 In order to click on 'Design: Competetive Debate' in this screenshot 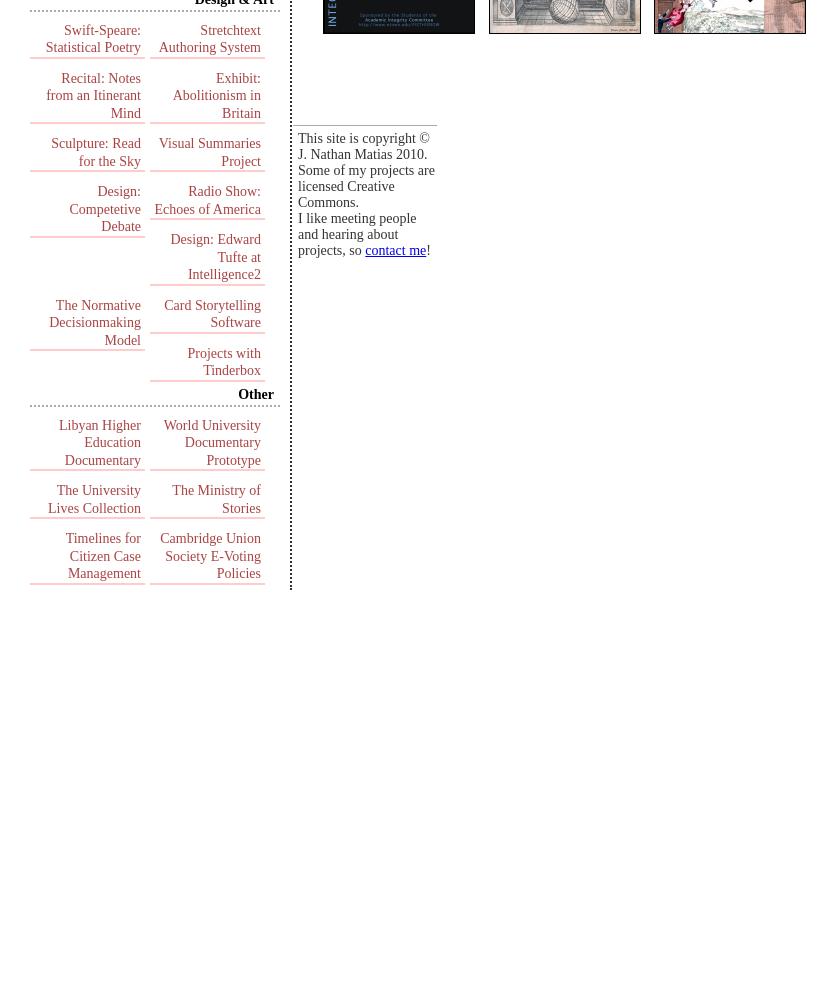, I will do `click(104, 208)`.